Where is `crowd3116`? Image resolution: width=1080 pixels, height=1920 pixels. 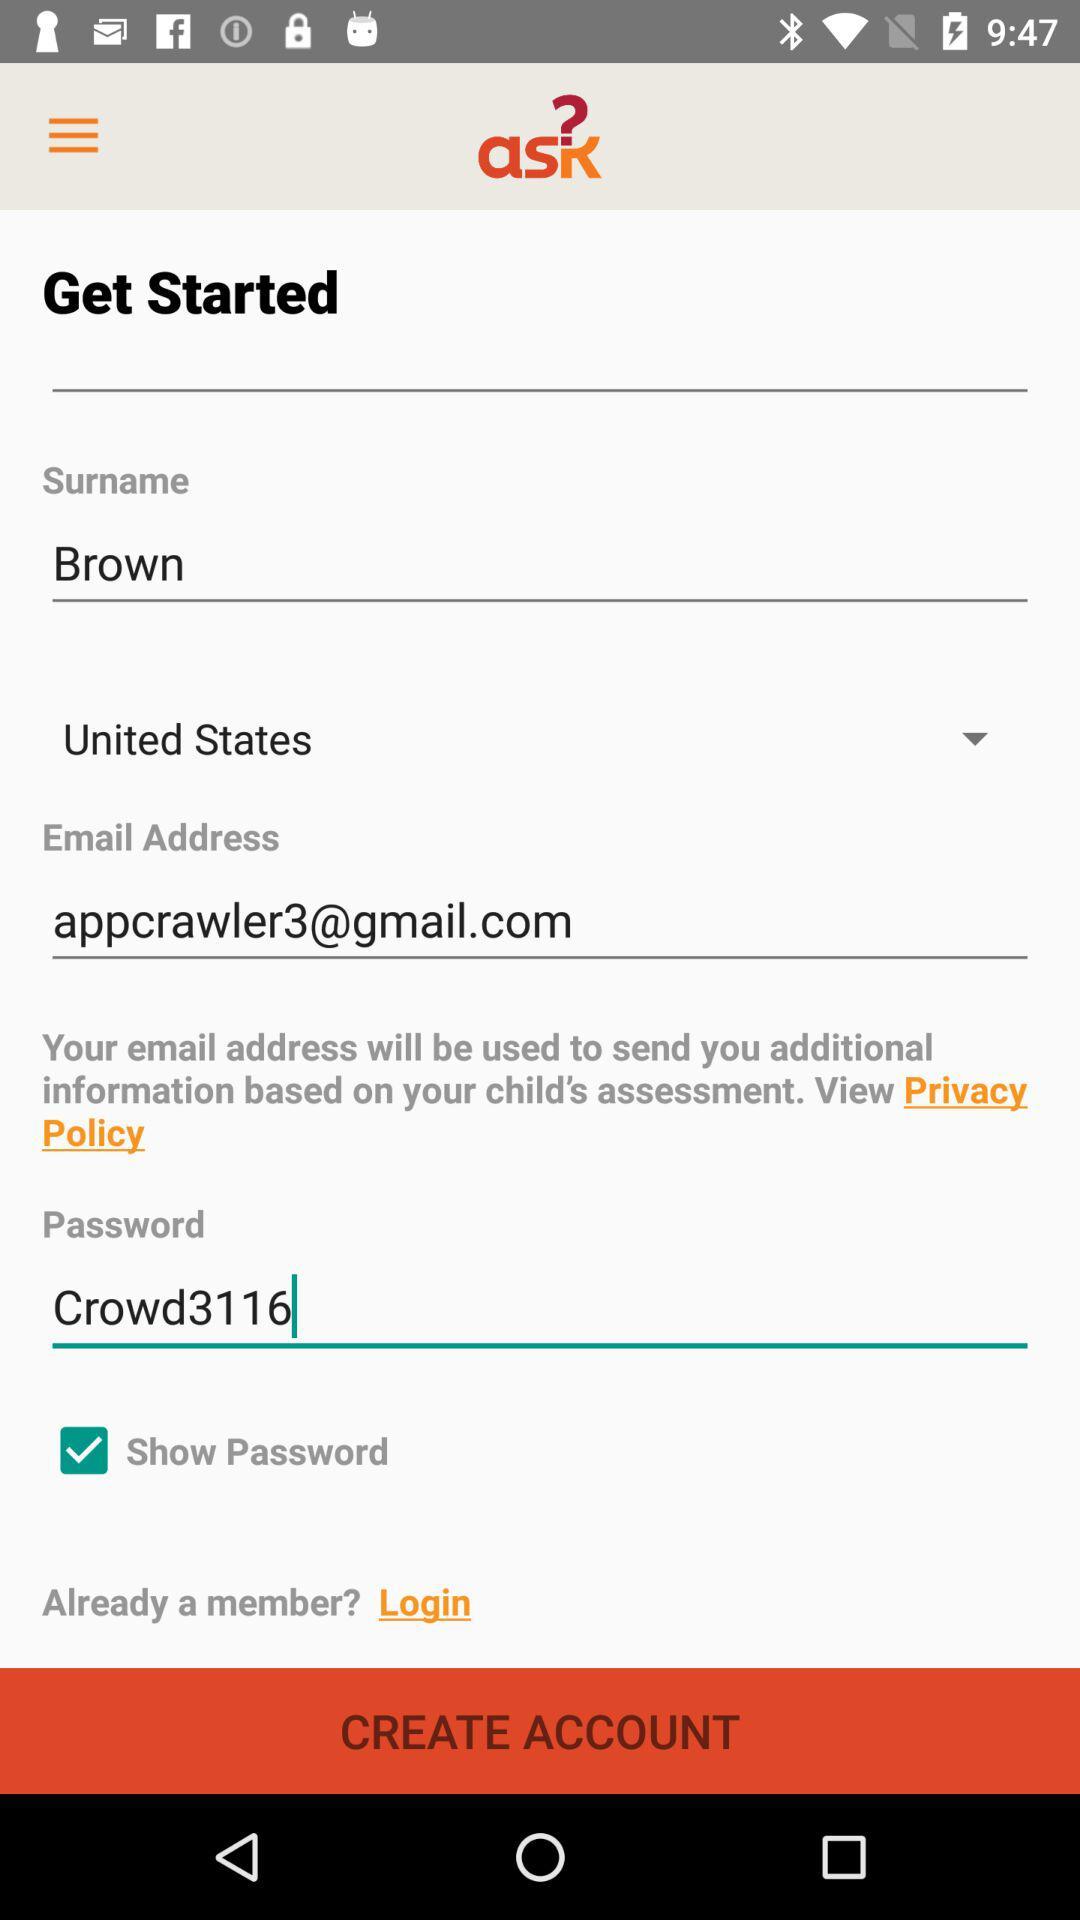
crowd3116 is located at coordinates (540, 1307).